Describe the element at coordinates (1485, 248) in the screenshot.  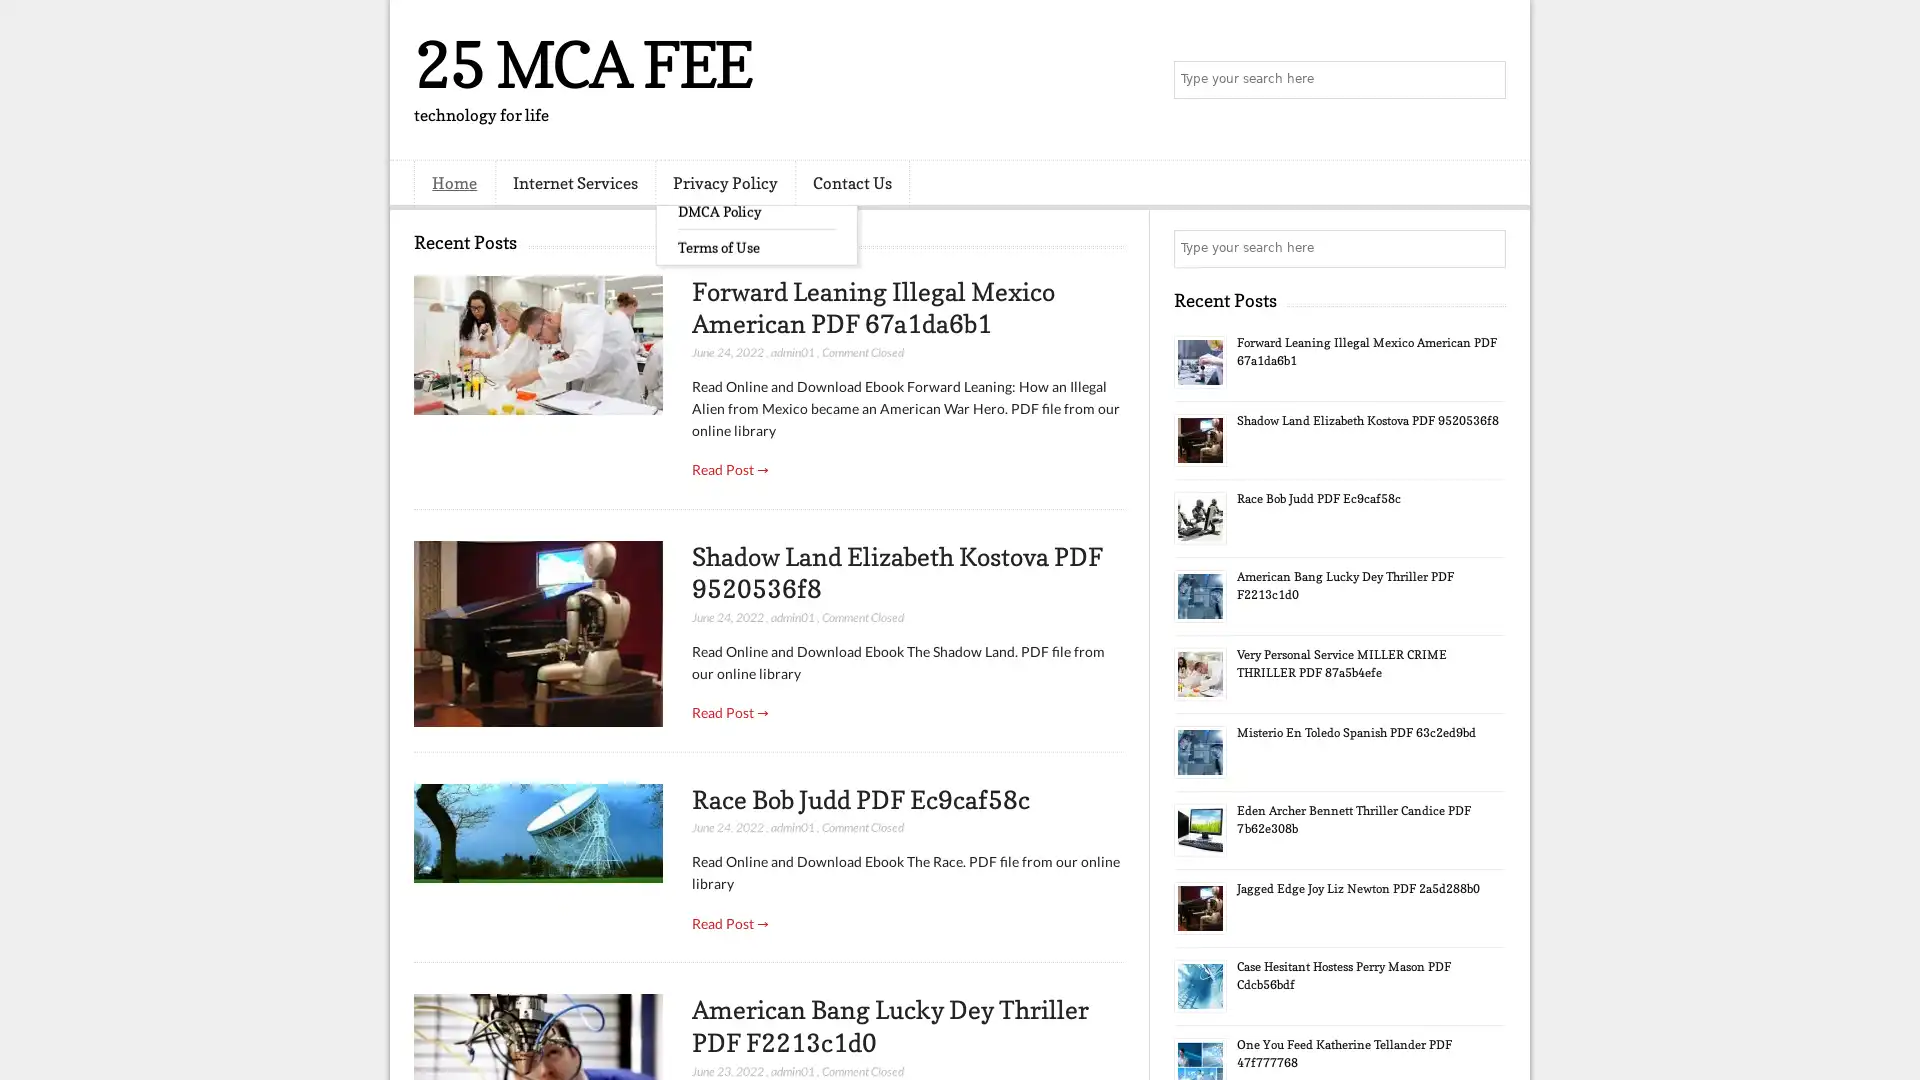
I see `Search` at that location.